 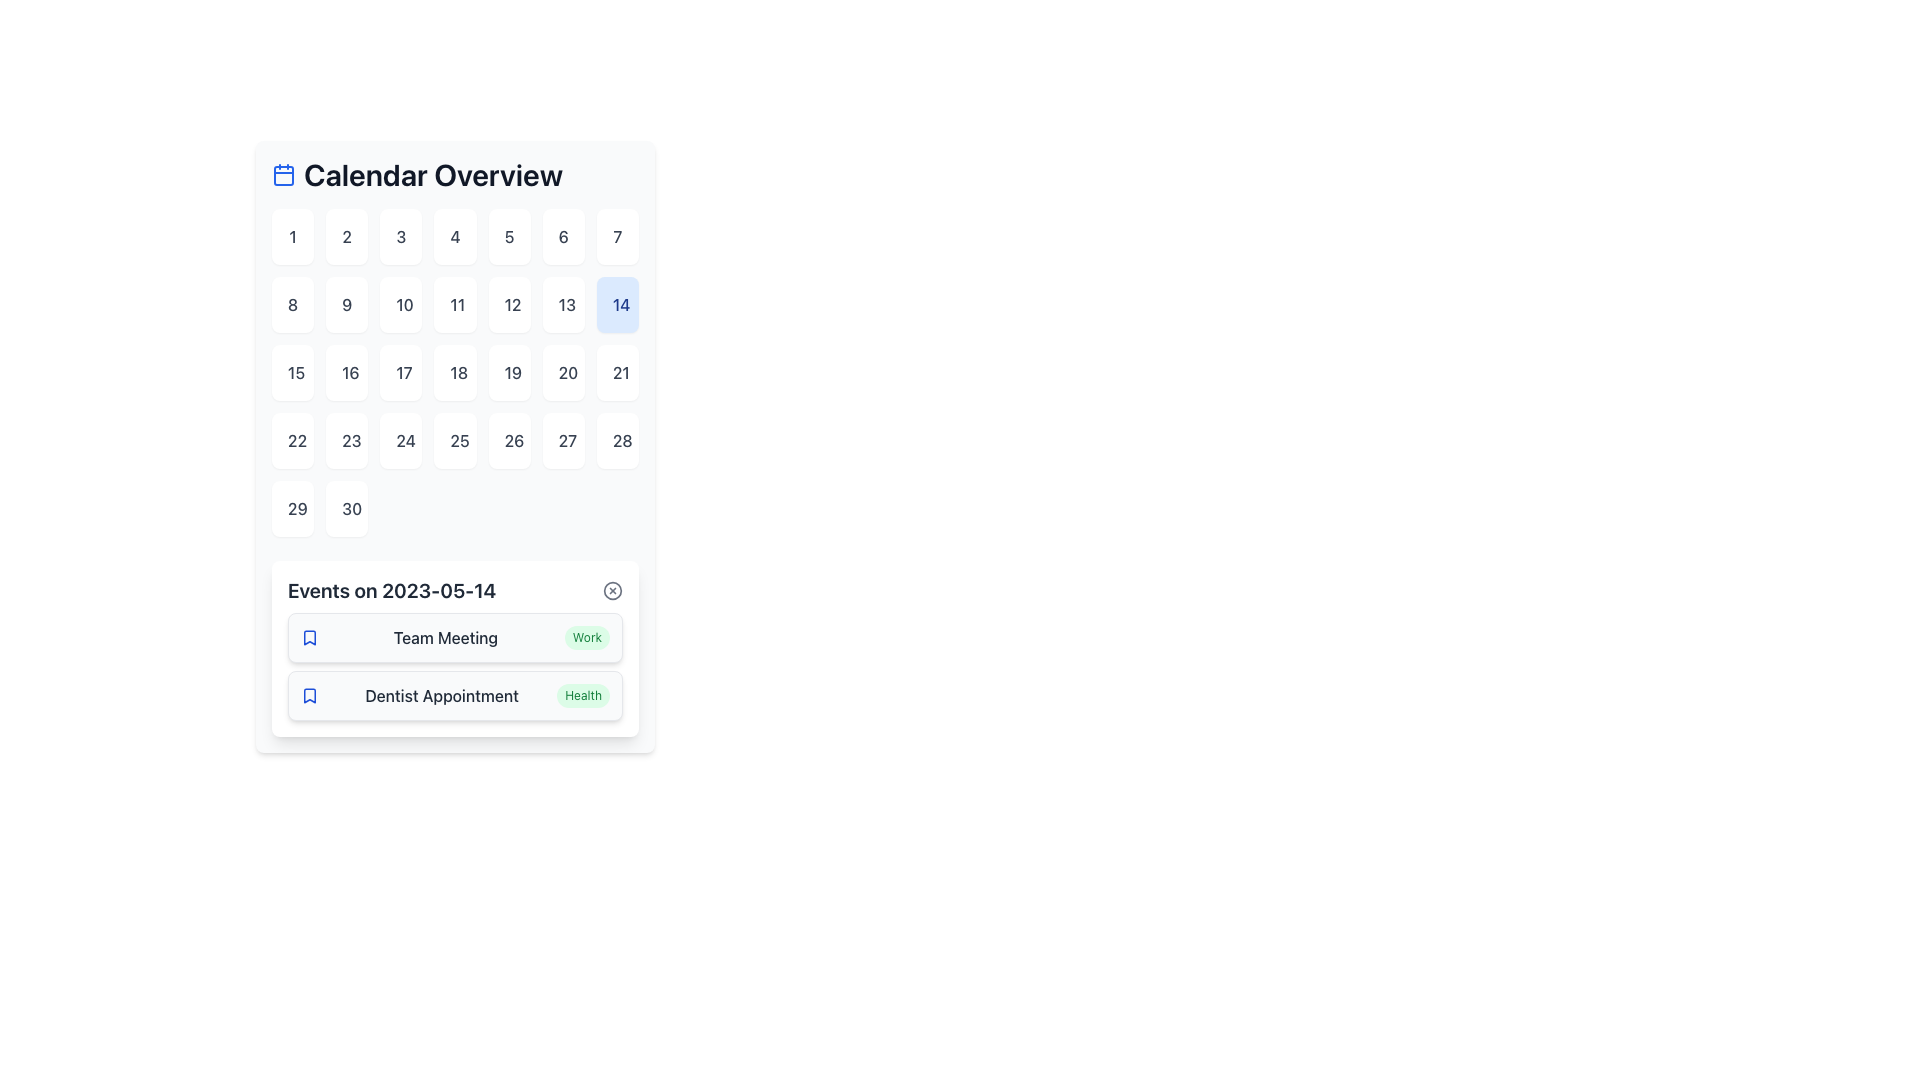 I want to click on the selectable calendar date button located in the last row and second column of the grid, so click(x=347, y=508).